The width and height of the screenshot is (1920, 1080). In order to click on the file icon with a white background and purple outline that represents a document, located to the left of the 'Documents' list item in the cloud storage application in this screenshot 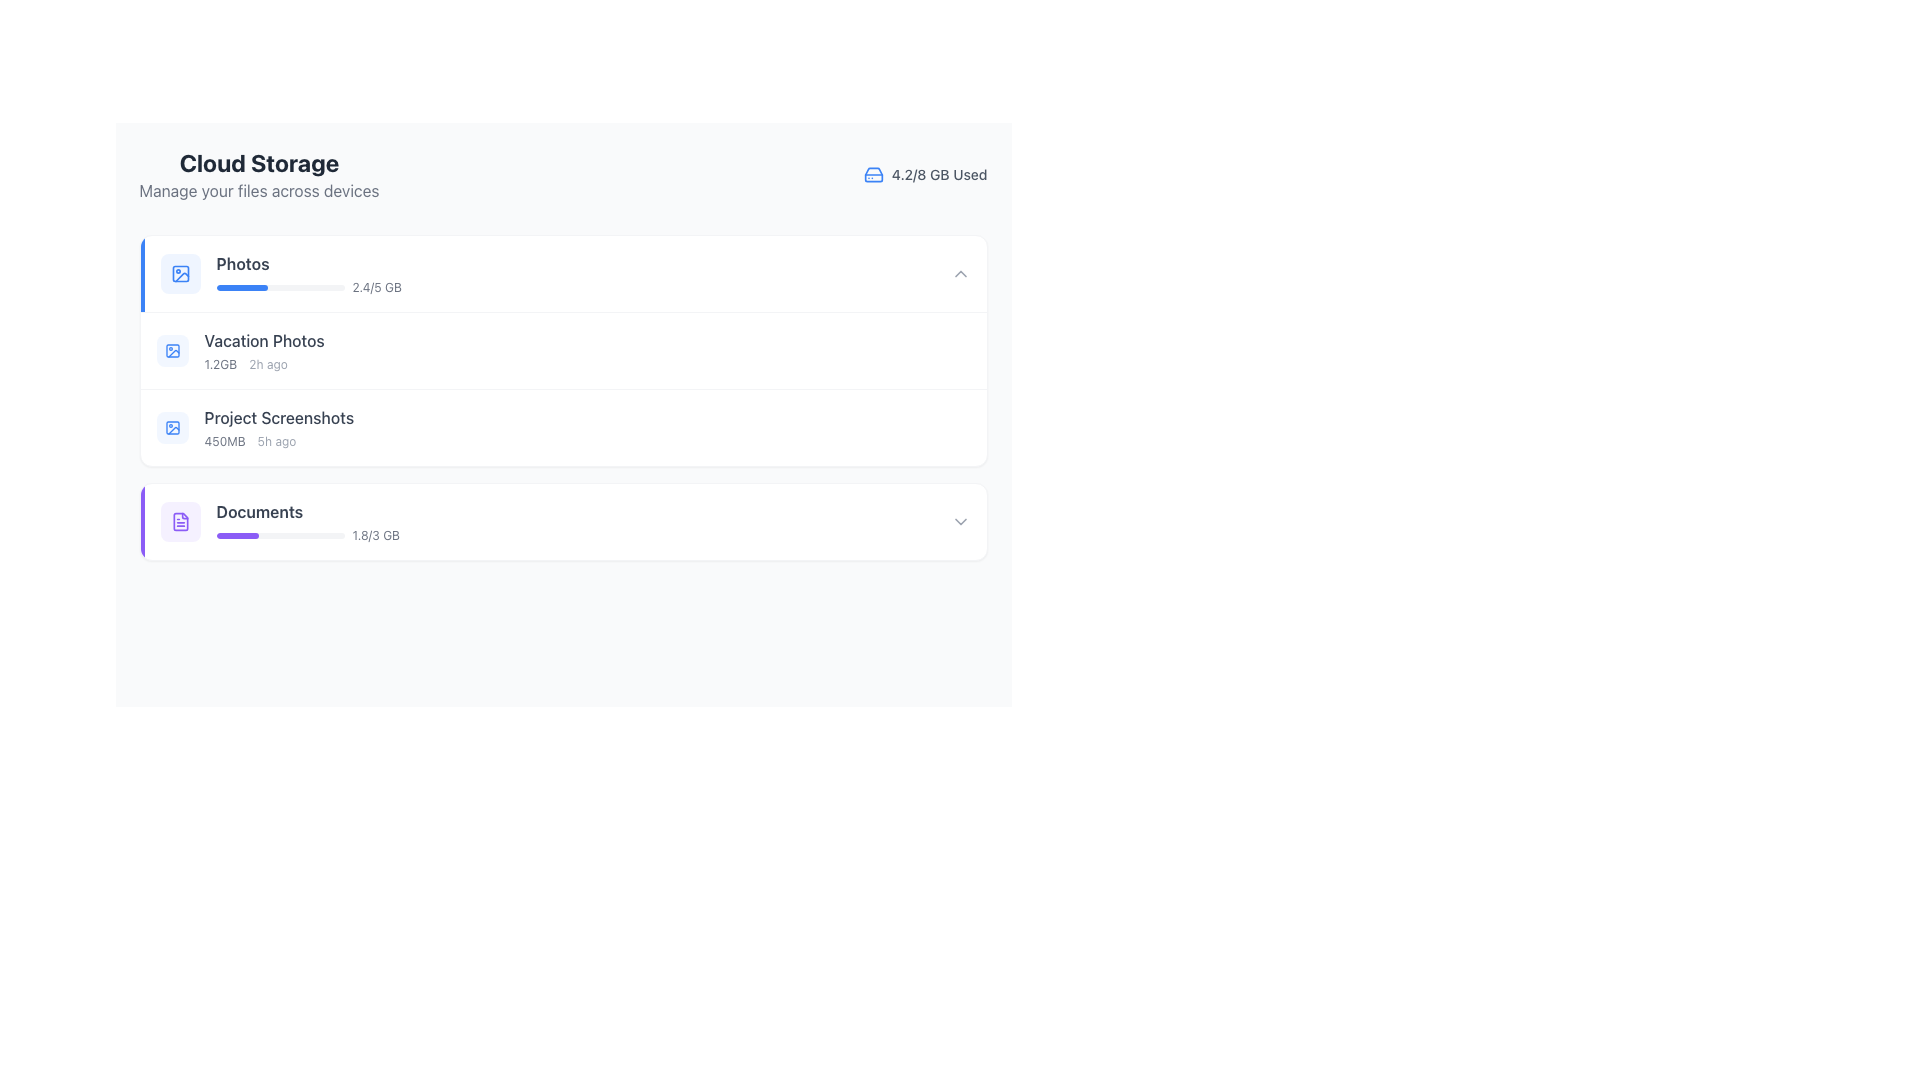, I will do `click(180, 520)`.